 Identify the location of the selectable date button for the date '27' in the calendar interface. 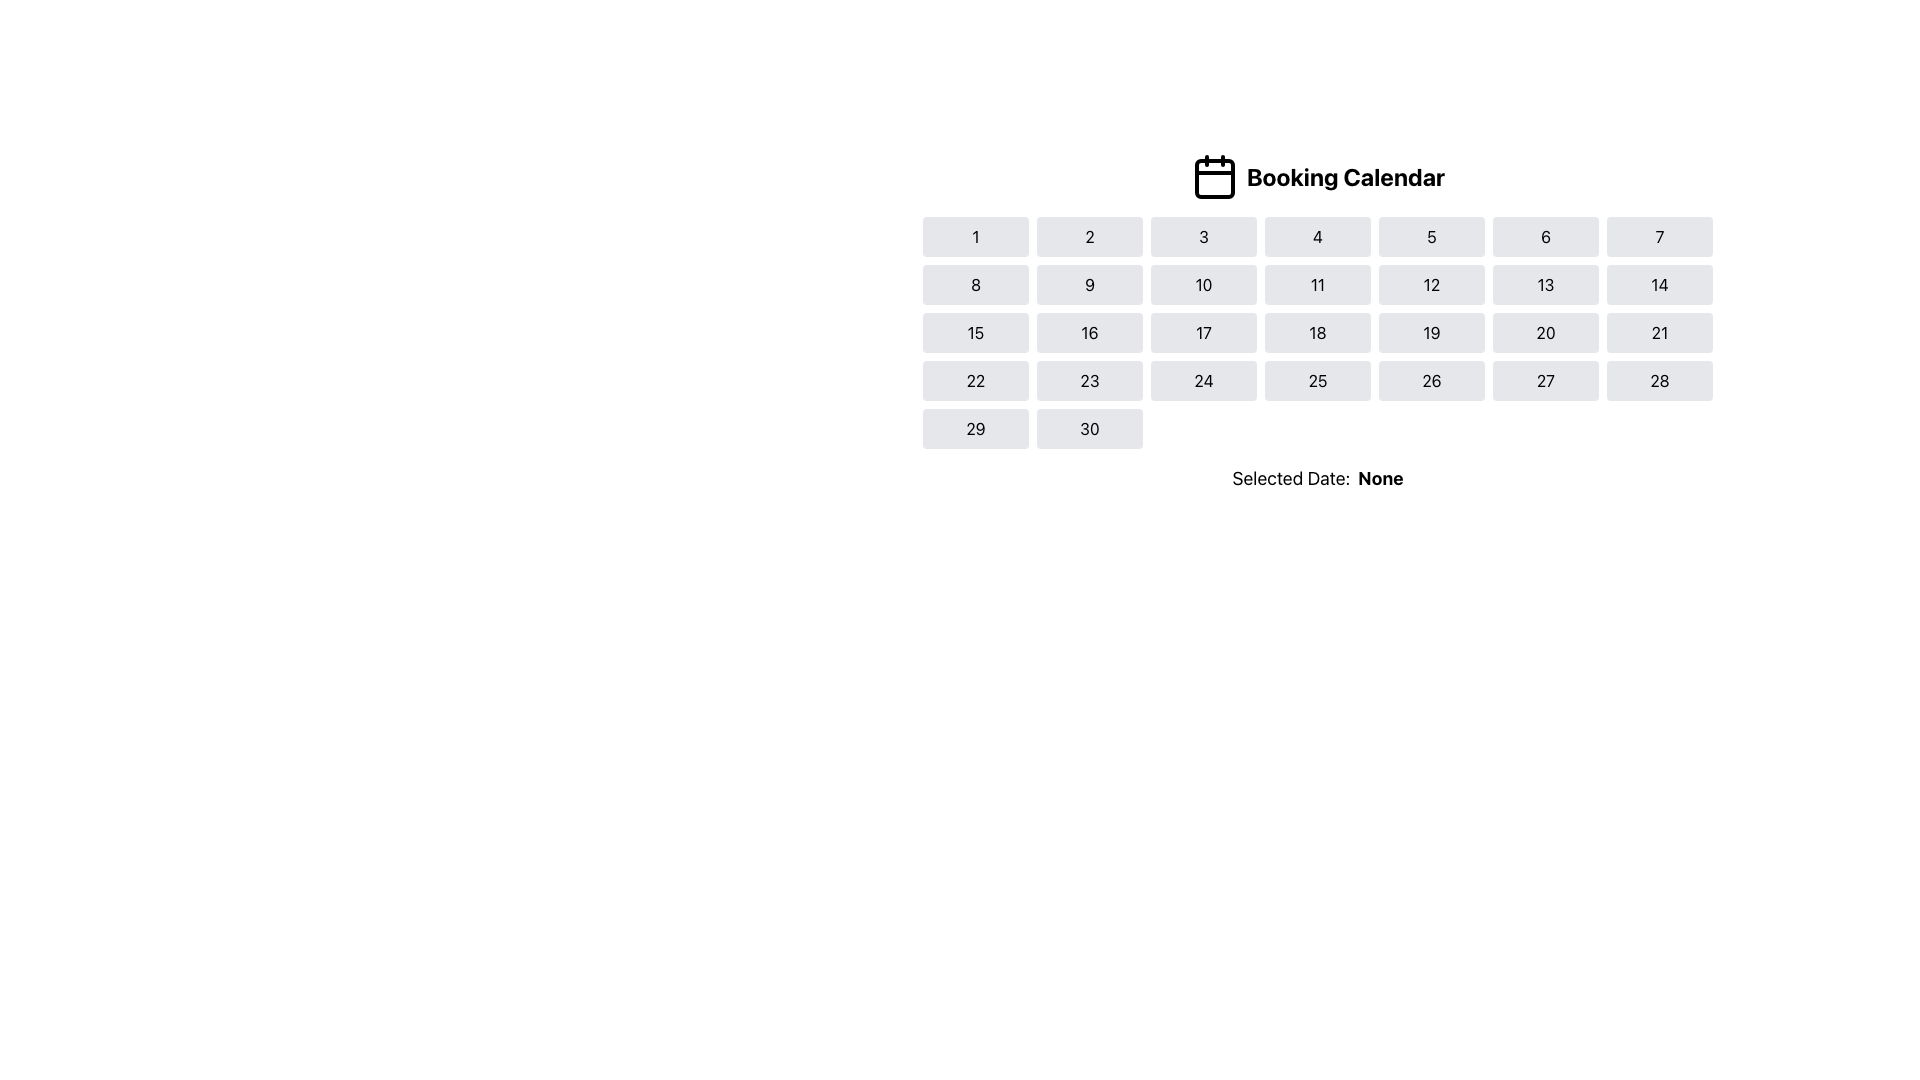
(1544, 381).